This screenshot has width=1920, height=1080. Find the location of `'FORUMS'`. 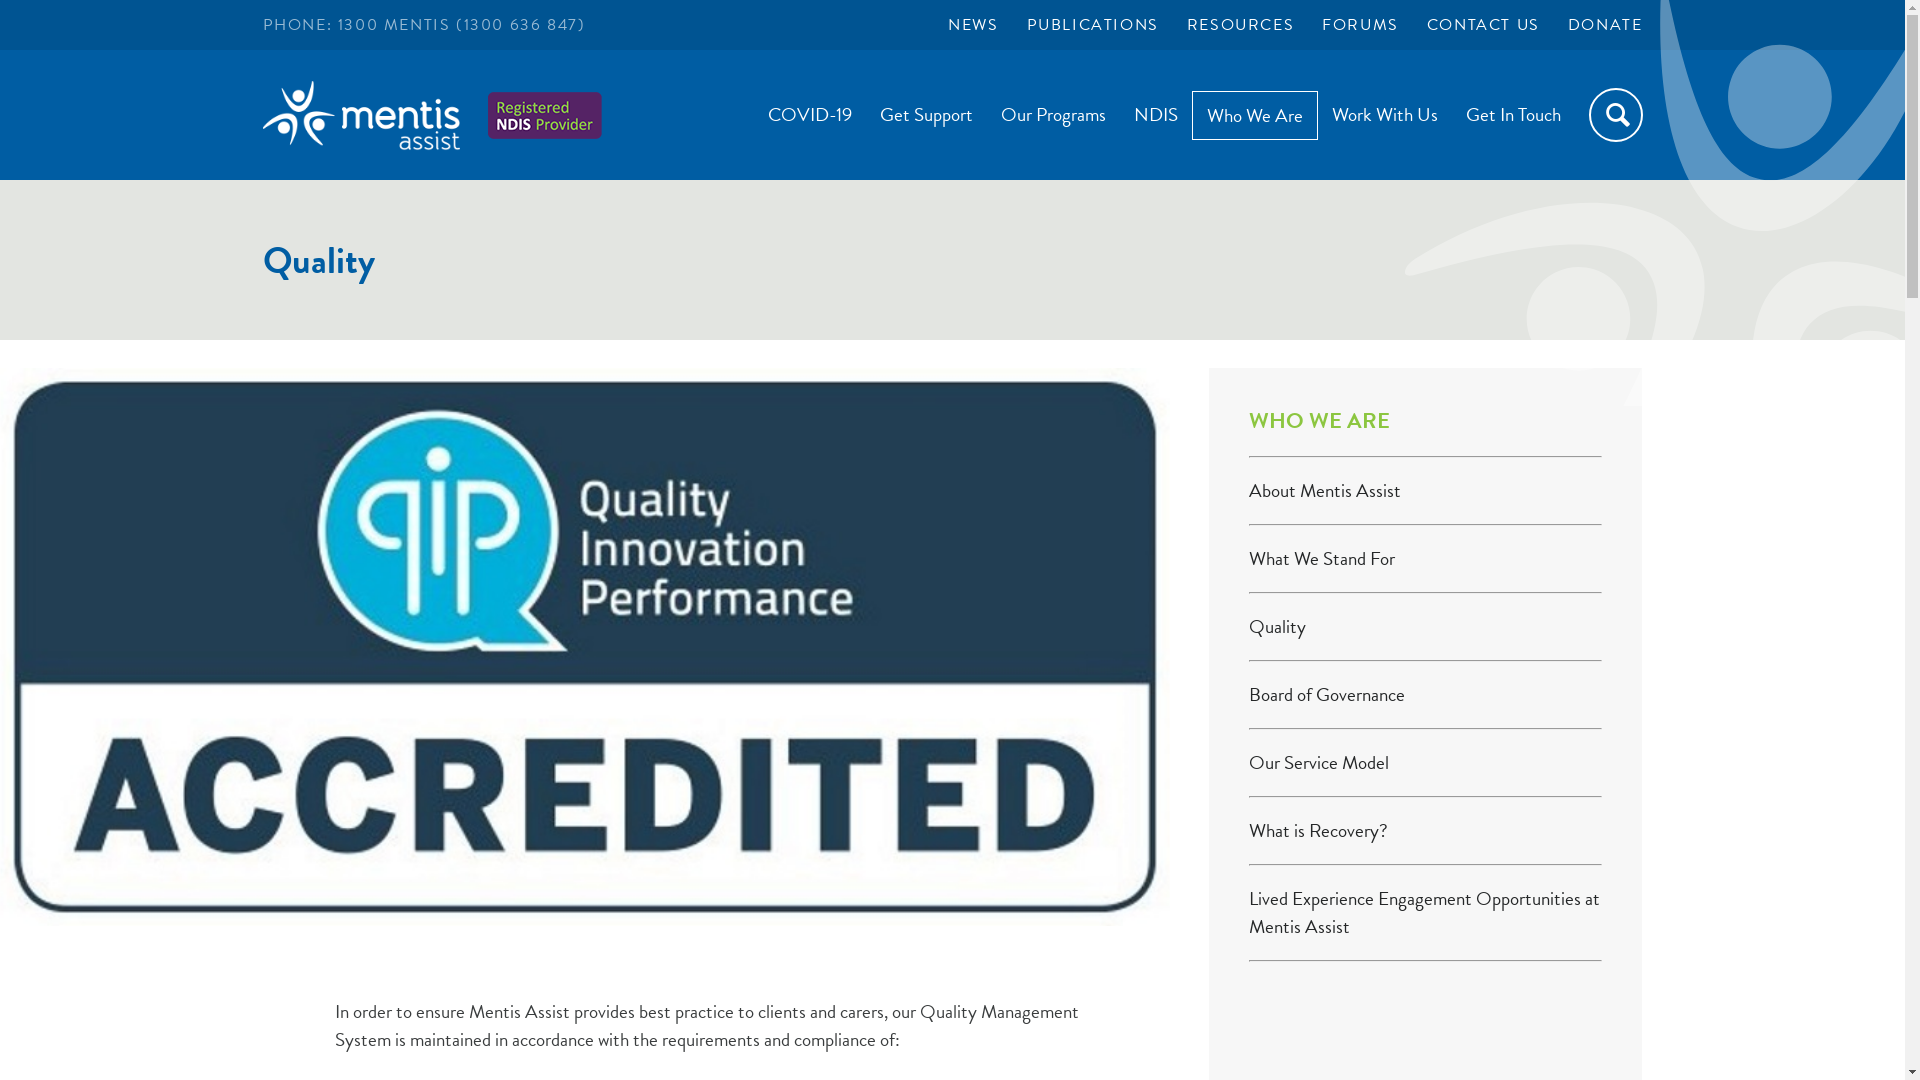

'FORUMS' is located at coordinates (1321, 24).